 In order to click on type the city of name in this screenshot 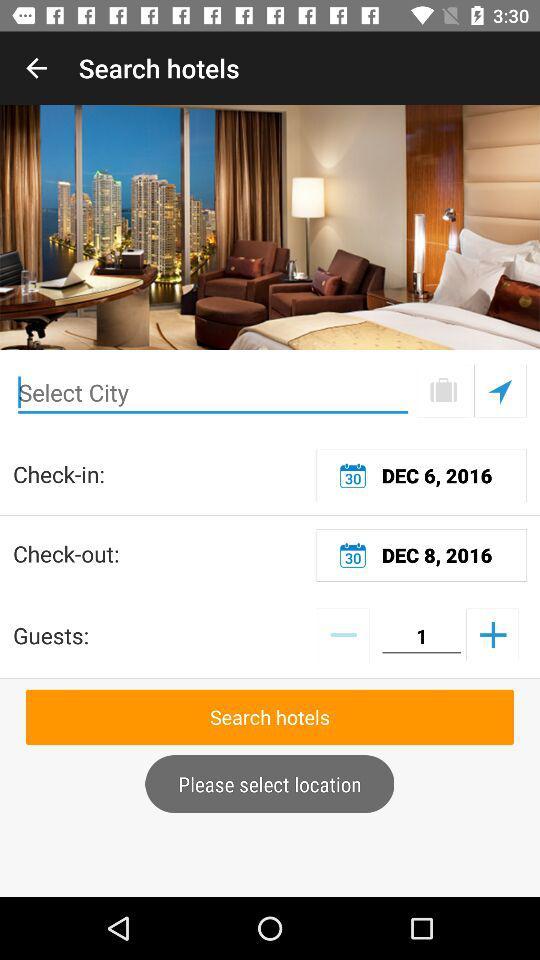, I will do `click(212, 392)`.